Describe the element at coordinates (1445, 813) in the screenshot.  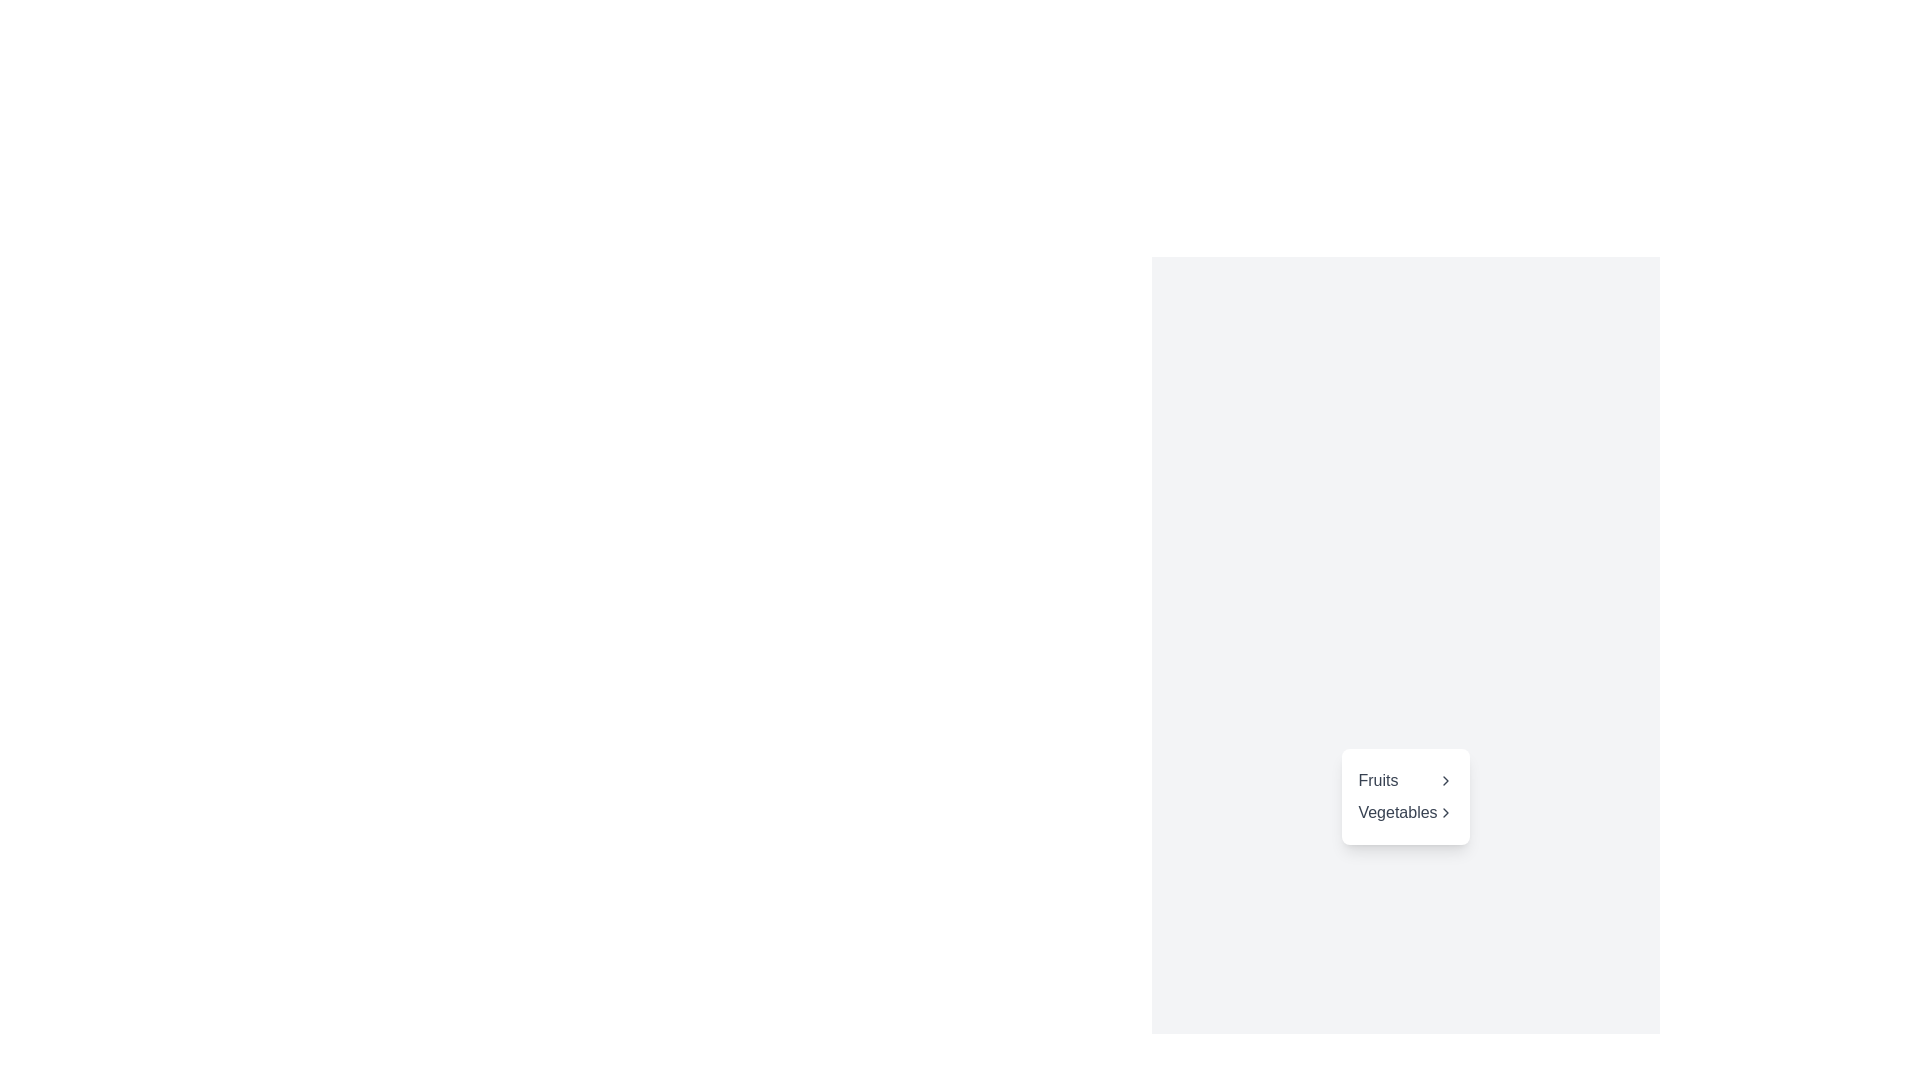
I see `the rightward-pointing chevron icon located to the right of the 'Vegetables' text in the menu` at that location.